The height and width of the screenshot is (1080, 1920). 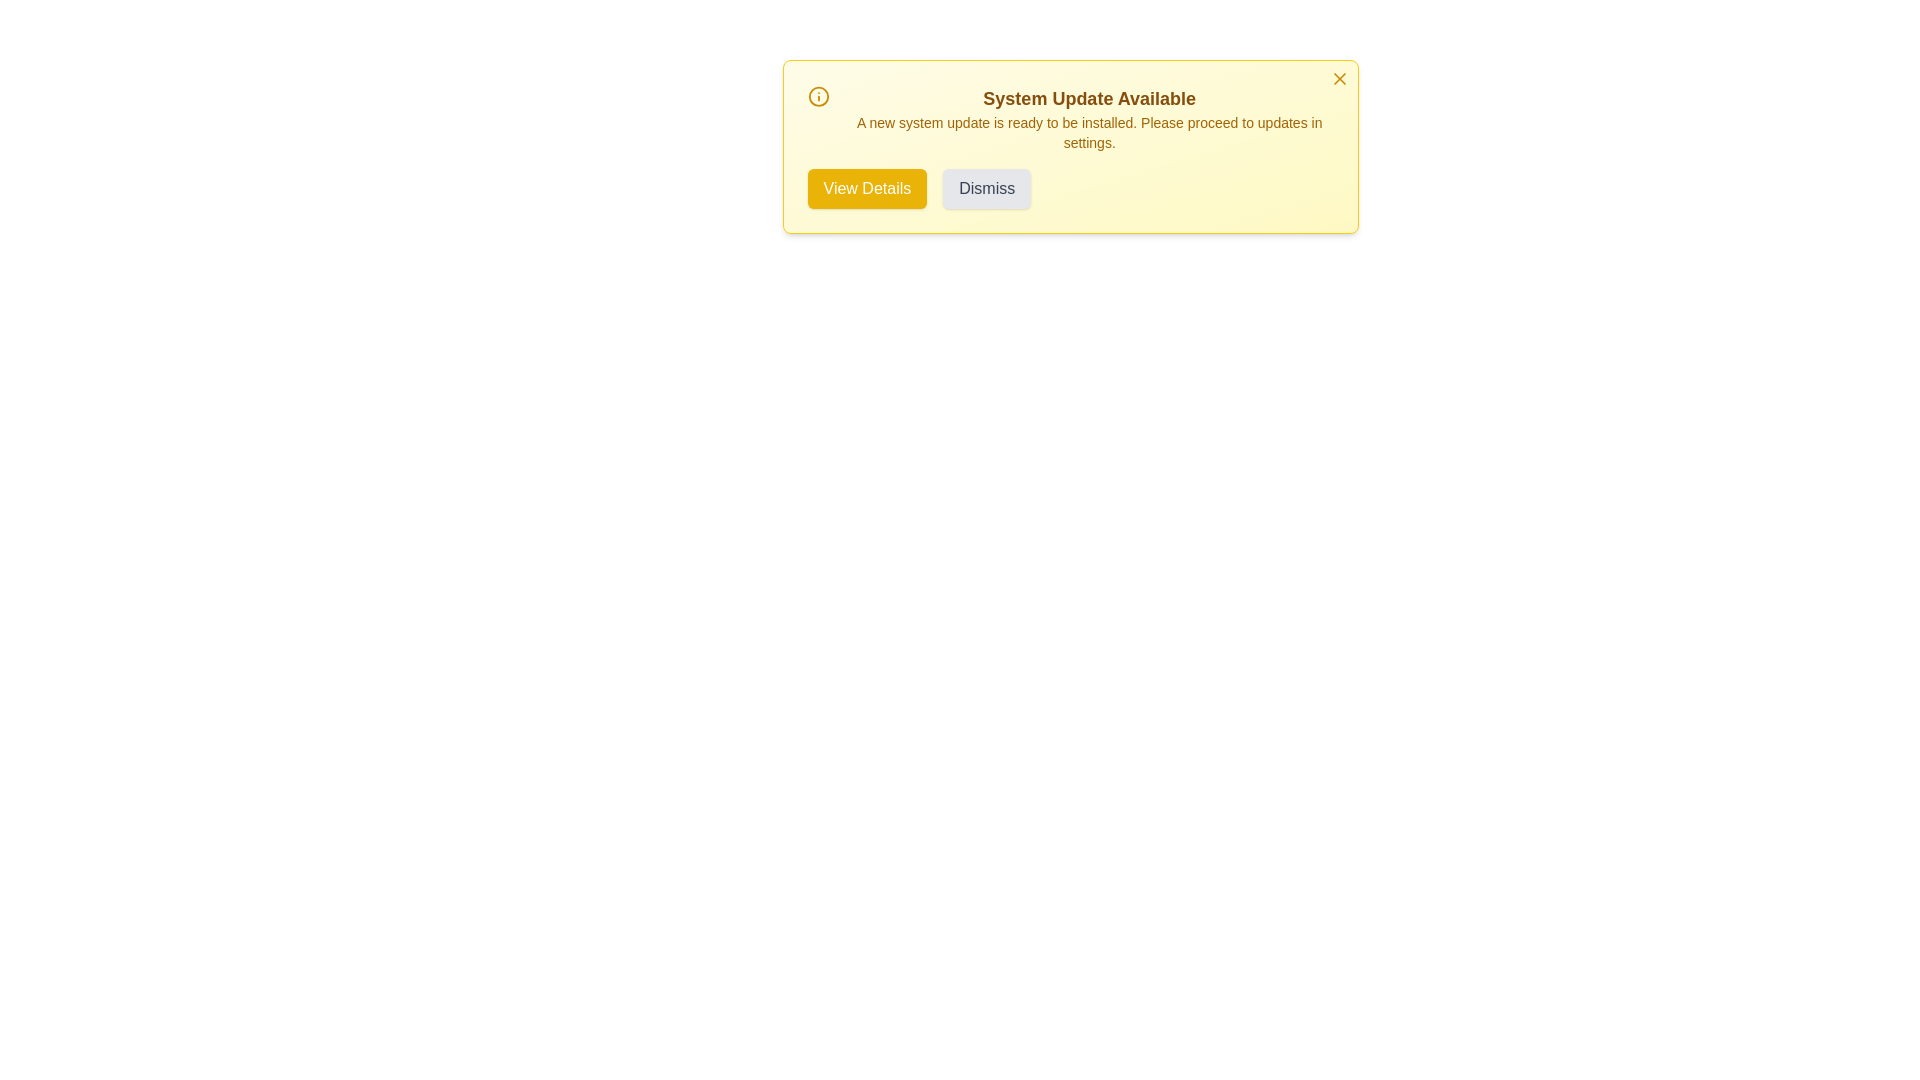 What do you see at coordinates (1088, 132) in the screenshot?
I see `text located beneath the title 'System Update Available' within the yellow notification box, which informs the user about the availability and readiness of a system update` at bounding box center [1088, 132].